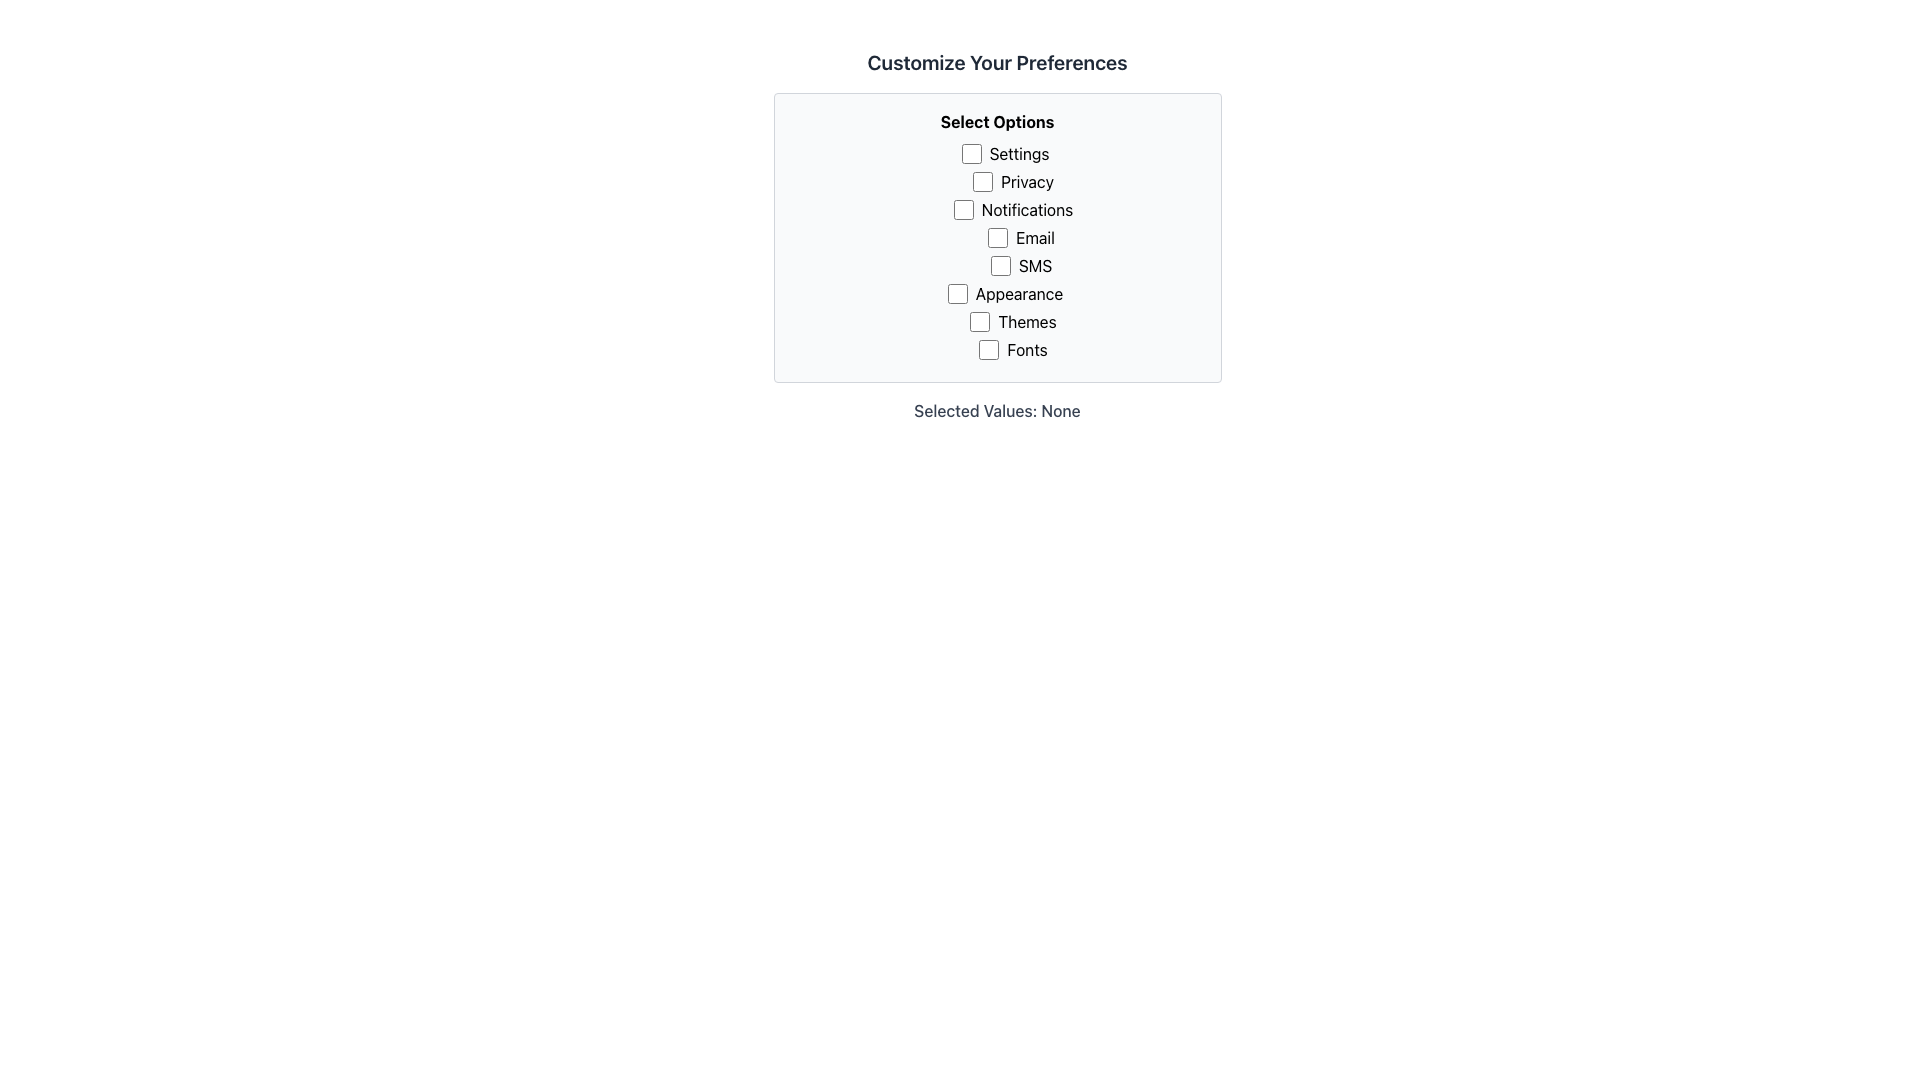 This screenshot has height=1080, width=1920. What do you see at coordinates (980, 320) in the screenshot?
I see `the checkbox associated with the 'Themes' label in the 'Customize Your Preferences' section under 'Appearance'` at bounding box center [980, 320].